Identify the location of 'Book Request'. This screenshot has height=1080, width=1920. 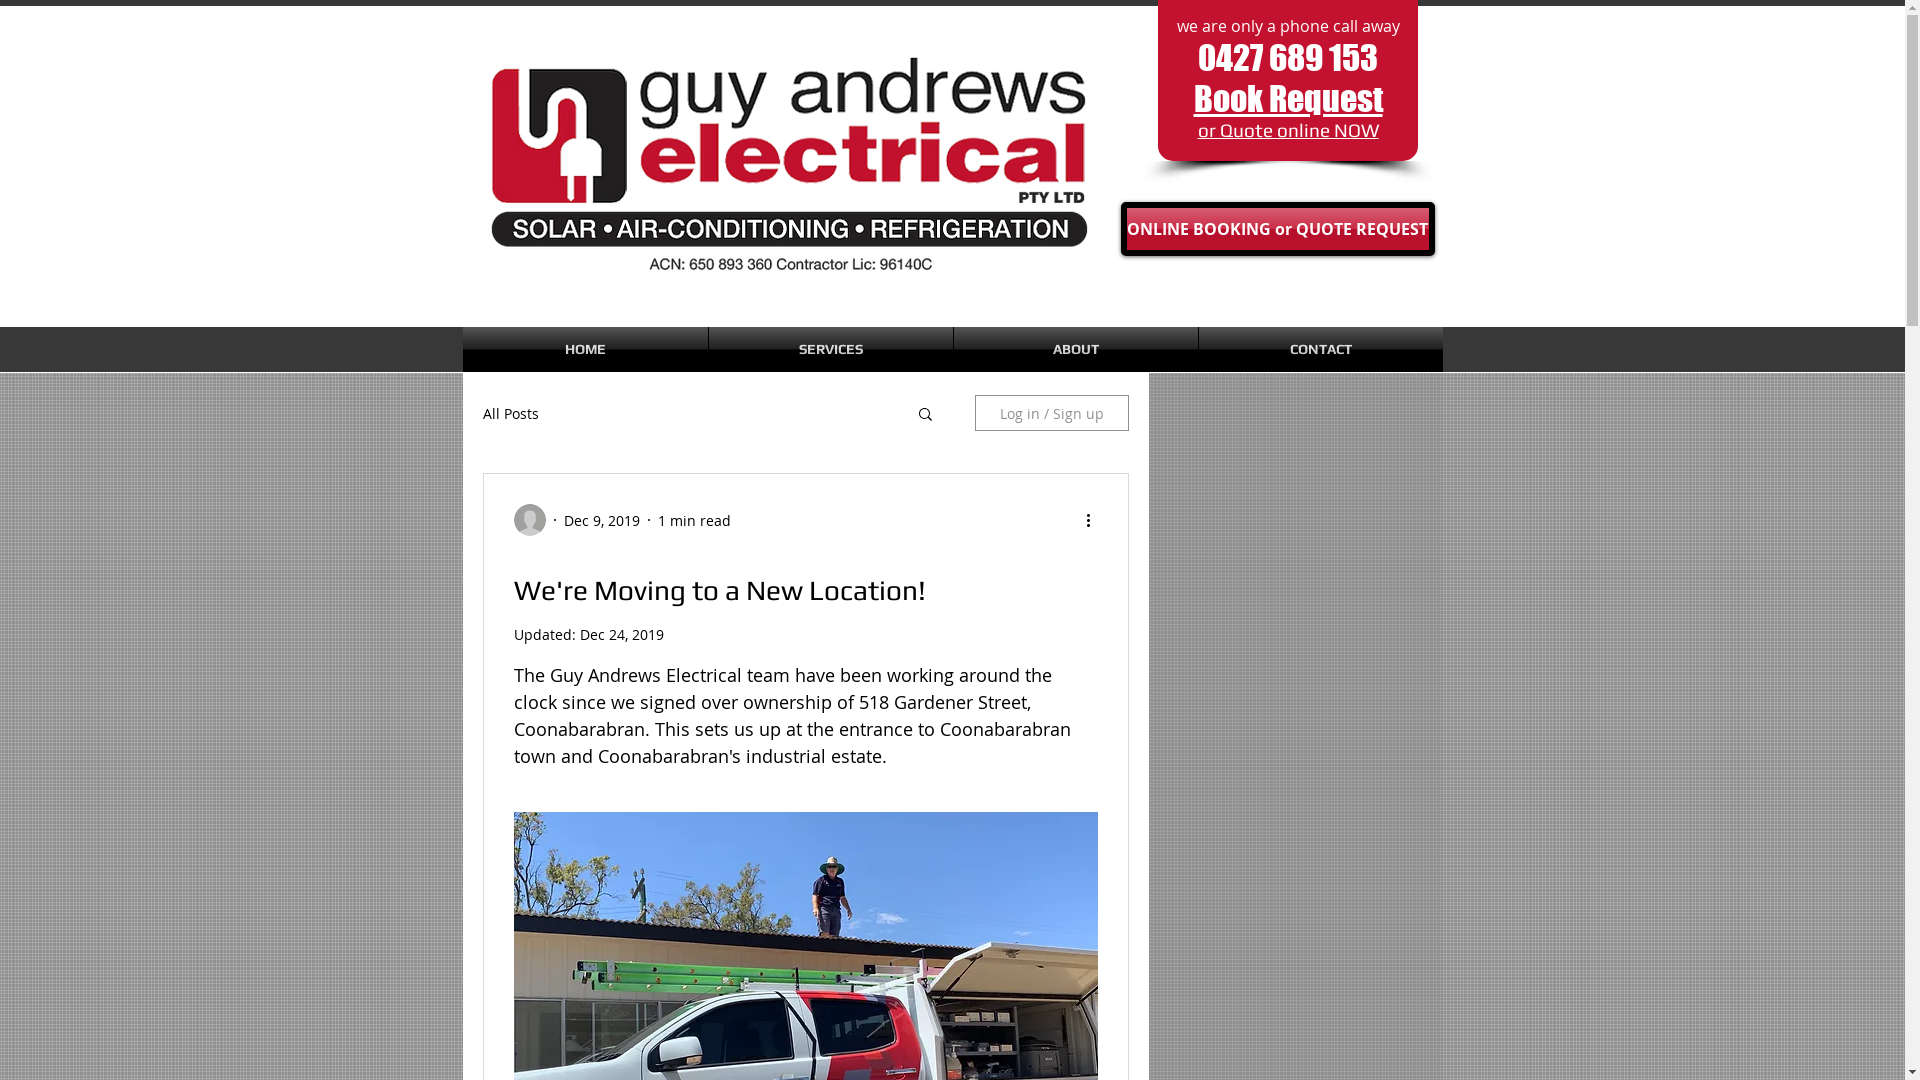
(1288, 98).